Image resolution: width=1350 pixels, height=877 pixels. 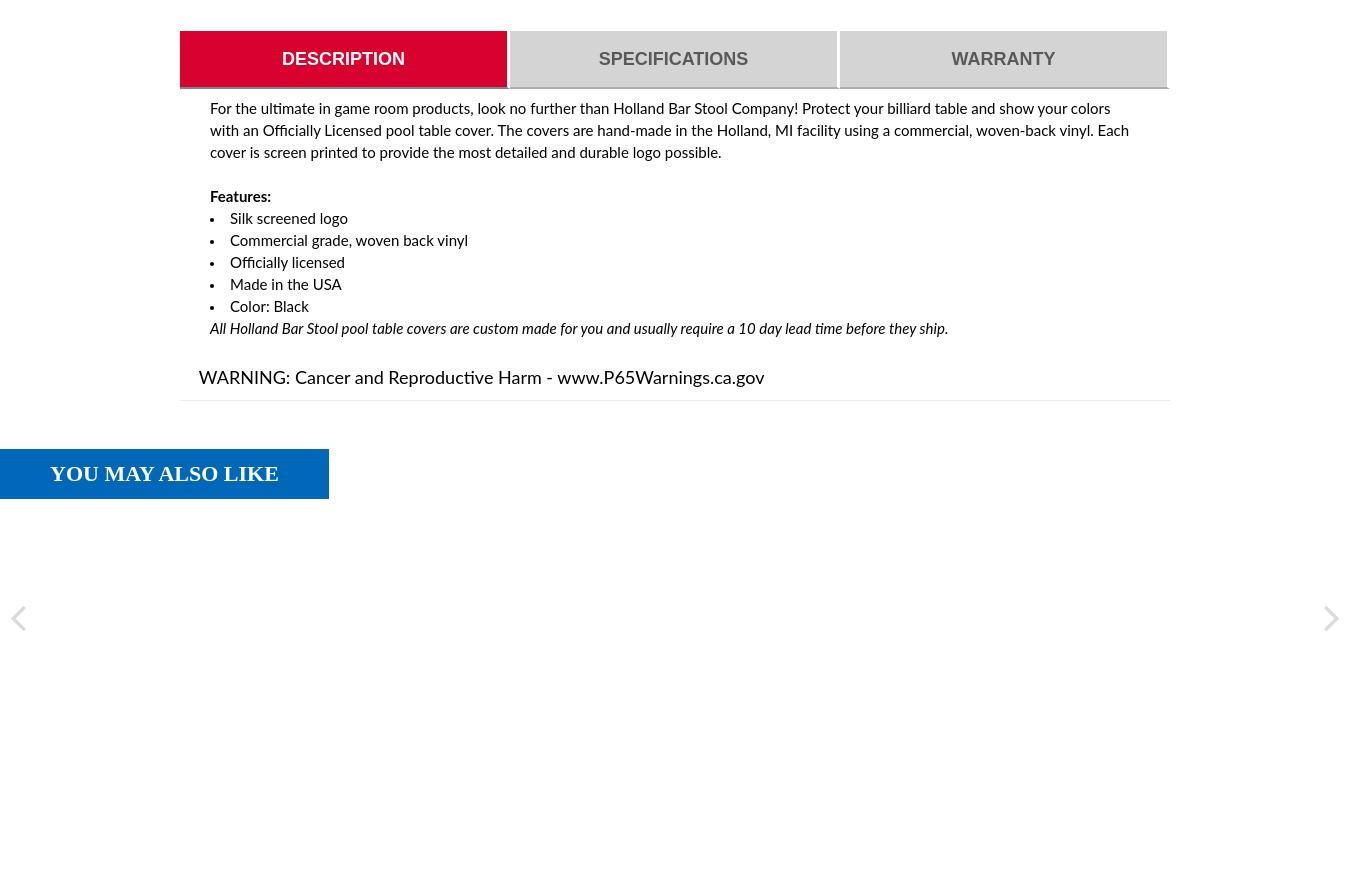 What do you see at coordinates (480, 379) in the screenshot?
I see `'WARNING: Cancer and Reproductive Harm - www.P65Warnings.ca.gov'` at bounding box center [480, 379].